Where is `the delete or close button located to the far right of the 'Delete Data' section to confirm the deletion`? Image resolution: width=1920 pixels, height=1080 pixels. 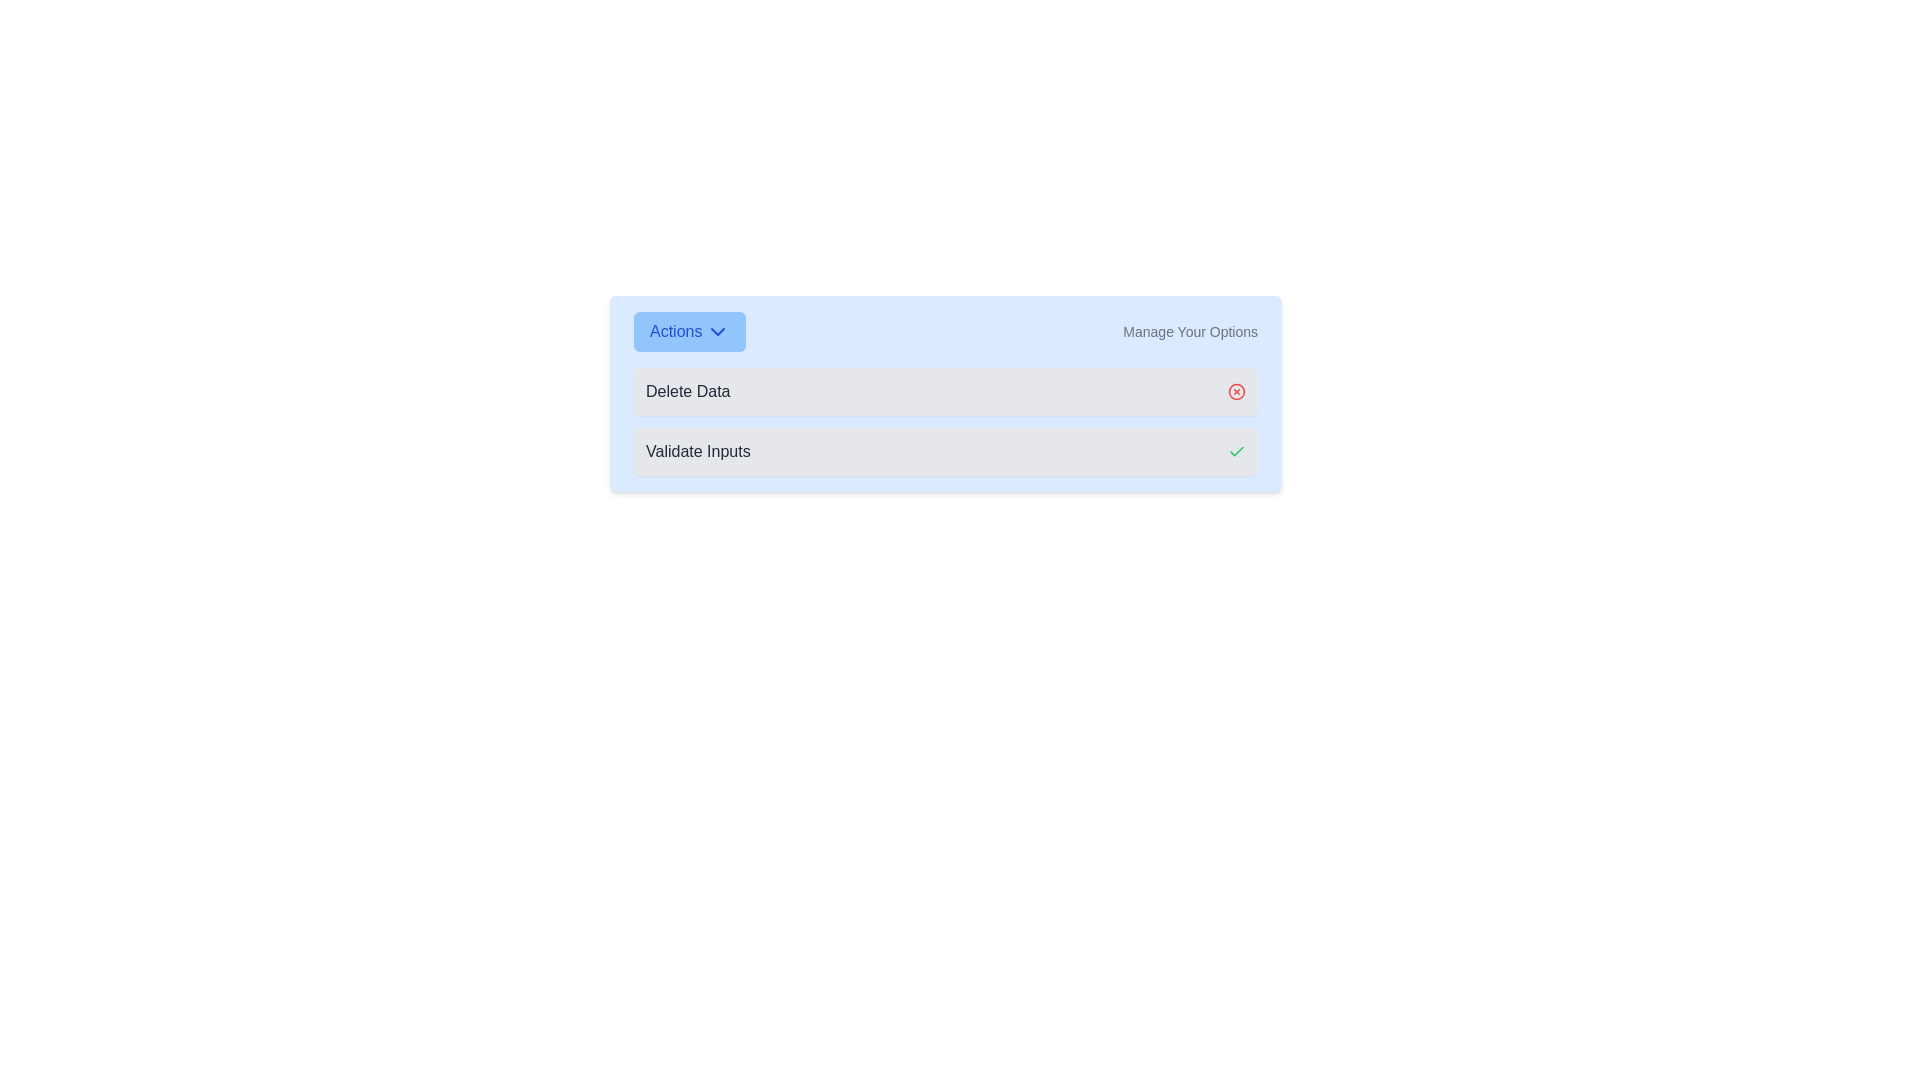
the delete or close button located to the far right of the 'Delete Data' section to confirm the deletion is located at coordinates (1236, 392).